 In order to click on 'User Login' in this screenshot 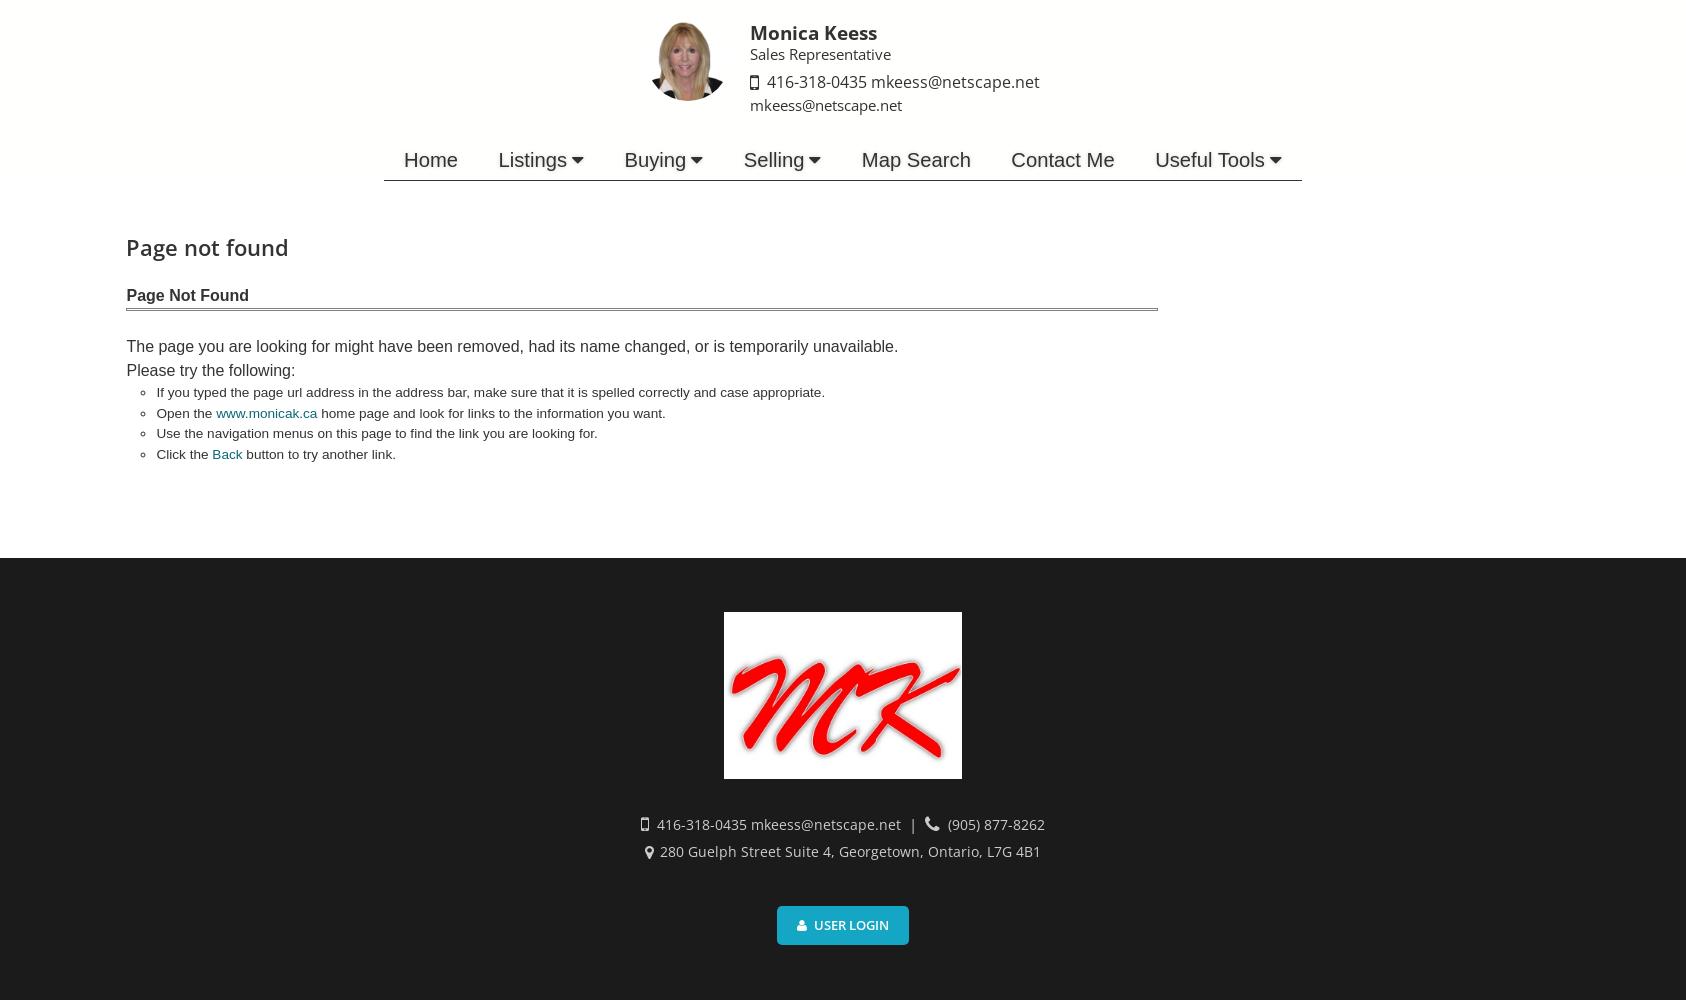, I will do `click(849, 924)`.